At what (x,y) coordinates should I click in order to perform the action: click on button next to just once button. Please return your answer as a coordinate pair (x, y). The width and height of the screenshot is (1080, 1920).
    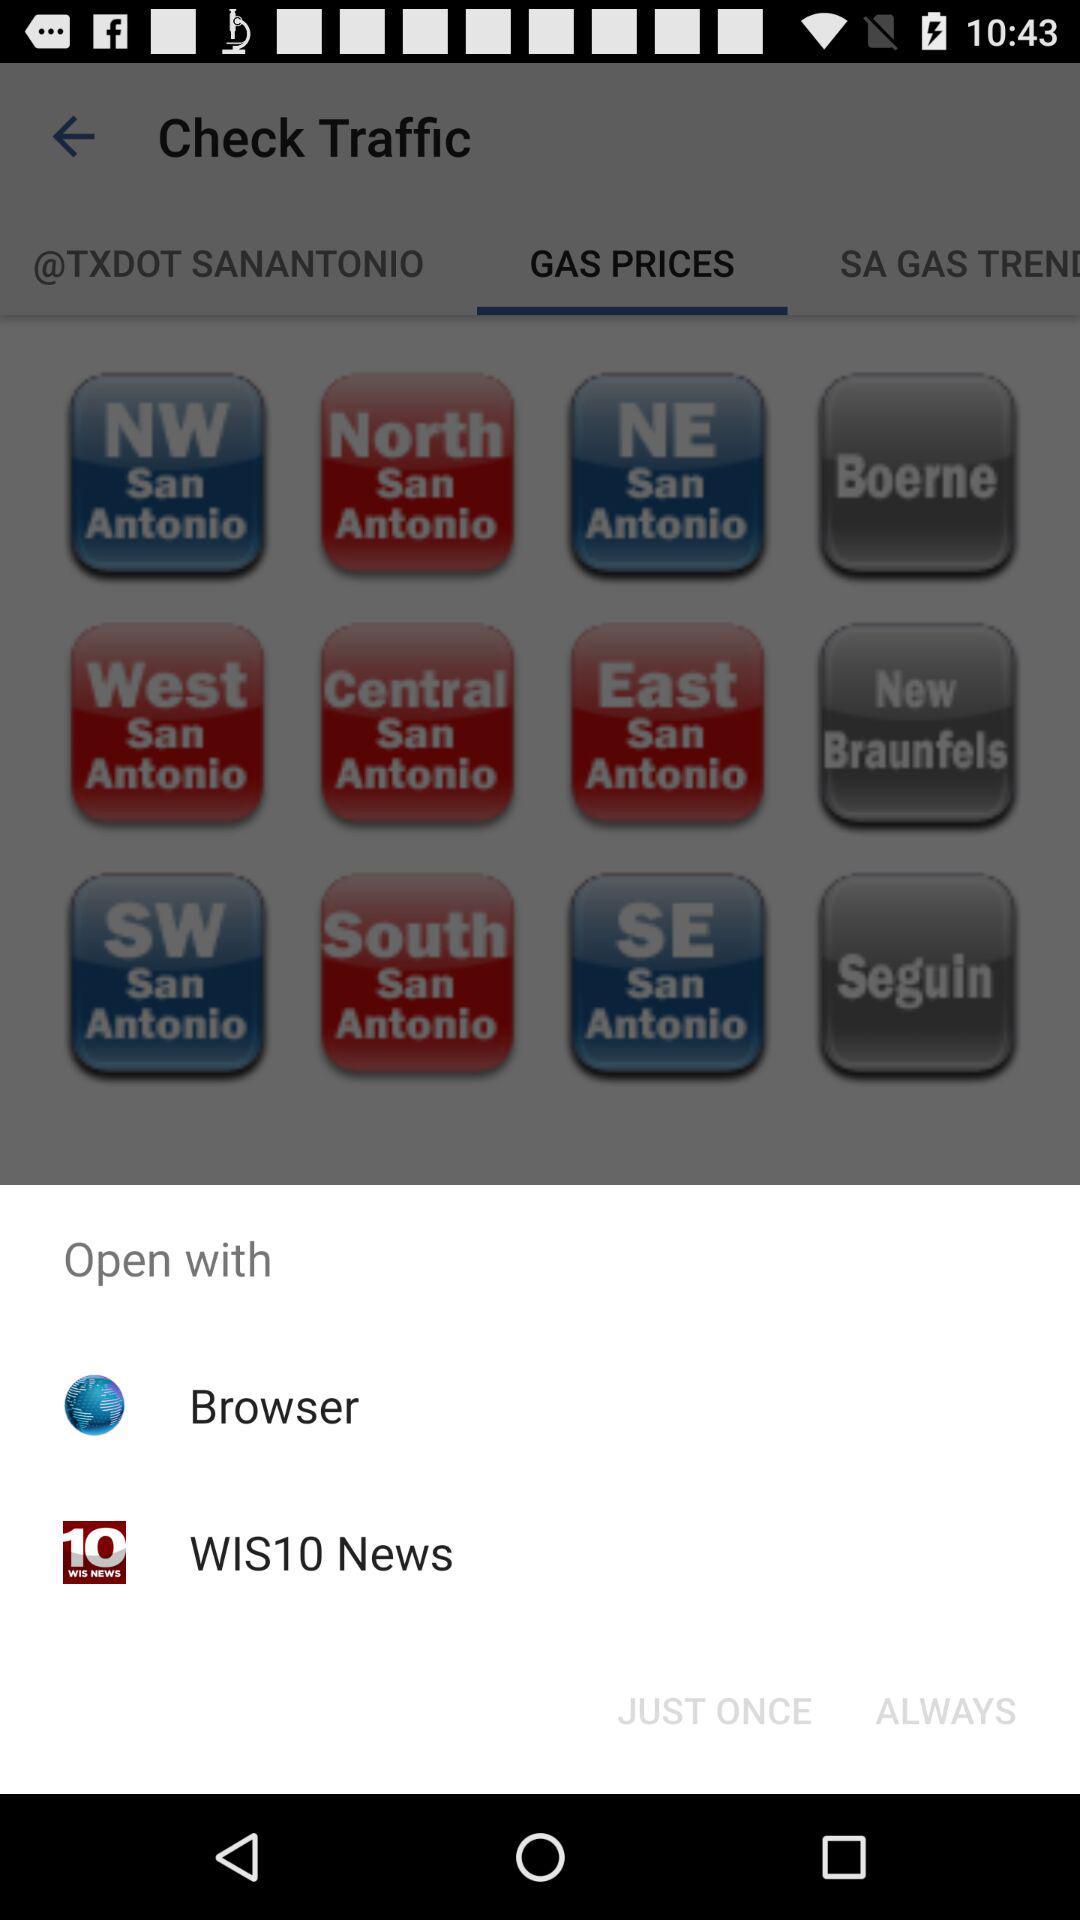
    Looking at the image, I should click on (945, 1708).